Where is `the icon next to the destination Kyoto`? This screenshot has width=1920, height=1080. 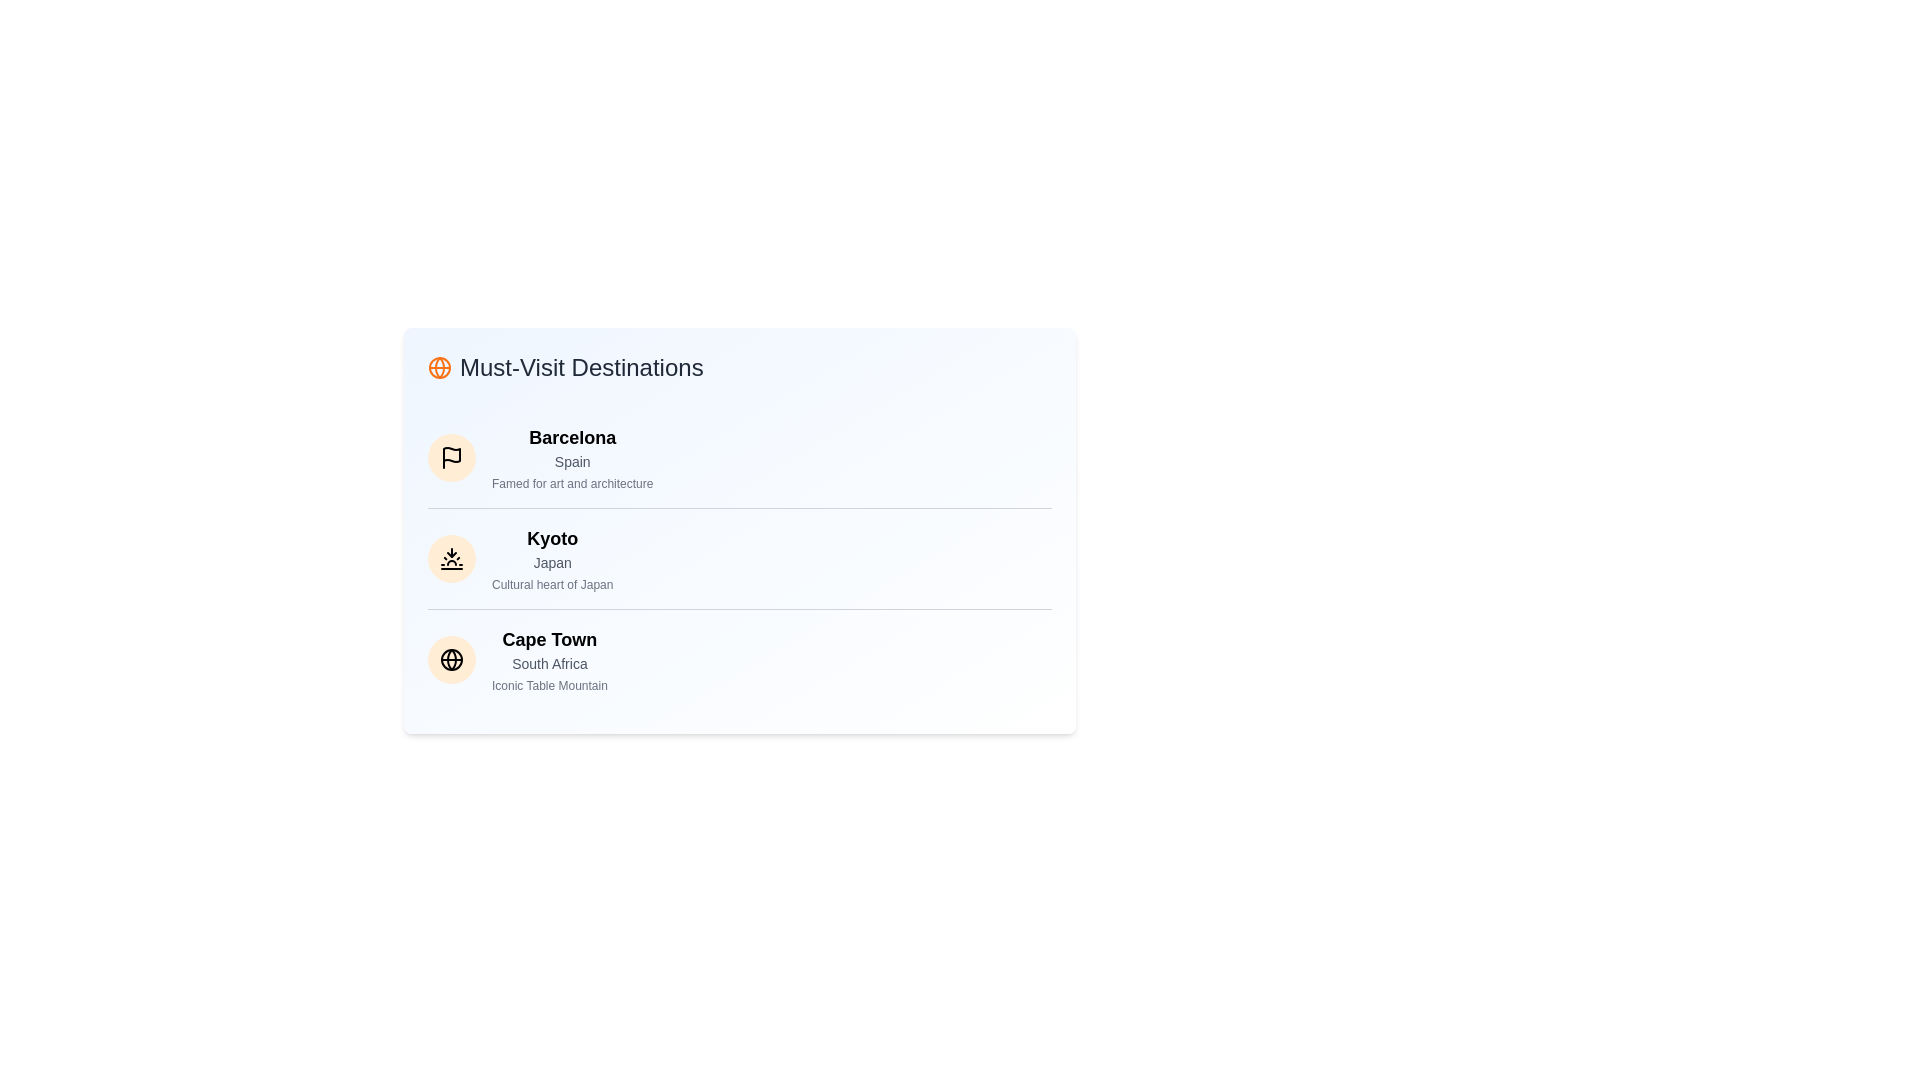 the icon next to the destination Kyoto is located at coordinates (450, 559).